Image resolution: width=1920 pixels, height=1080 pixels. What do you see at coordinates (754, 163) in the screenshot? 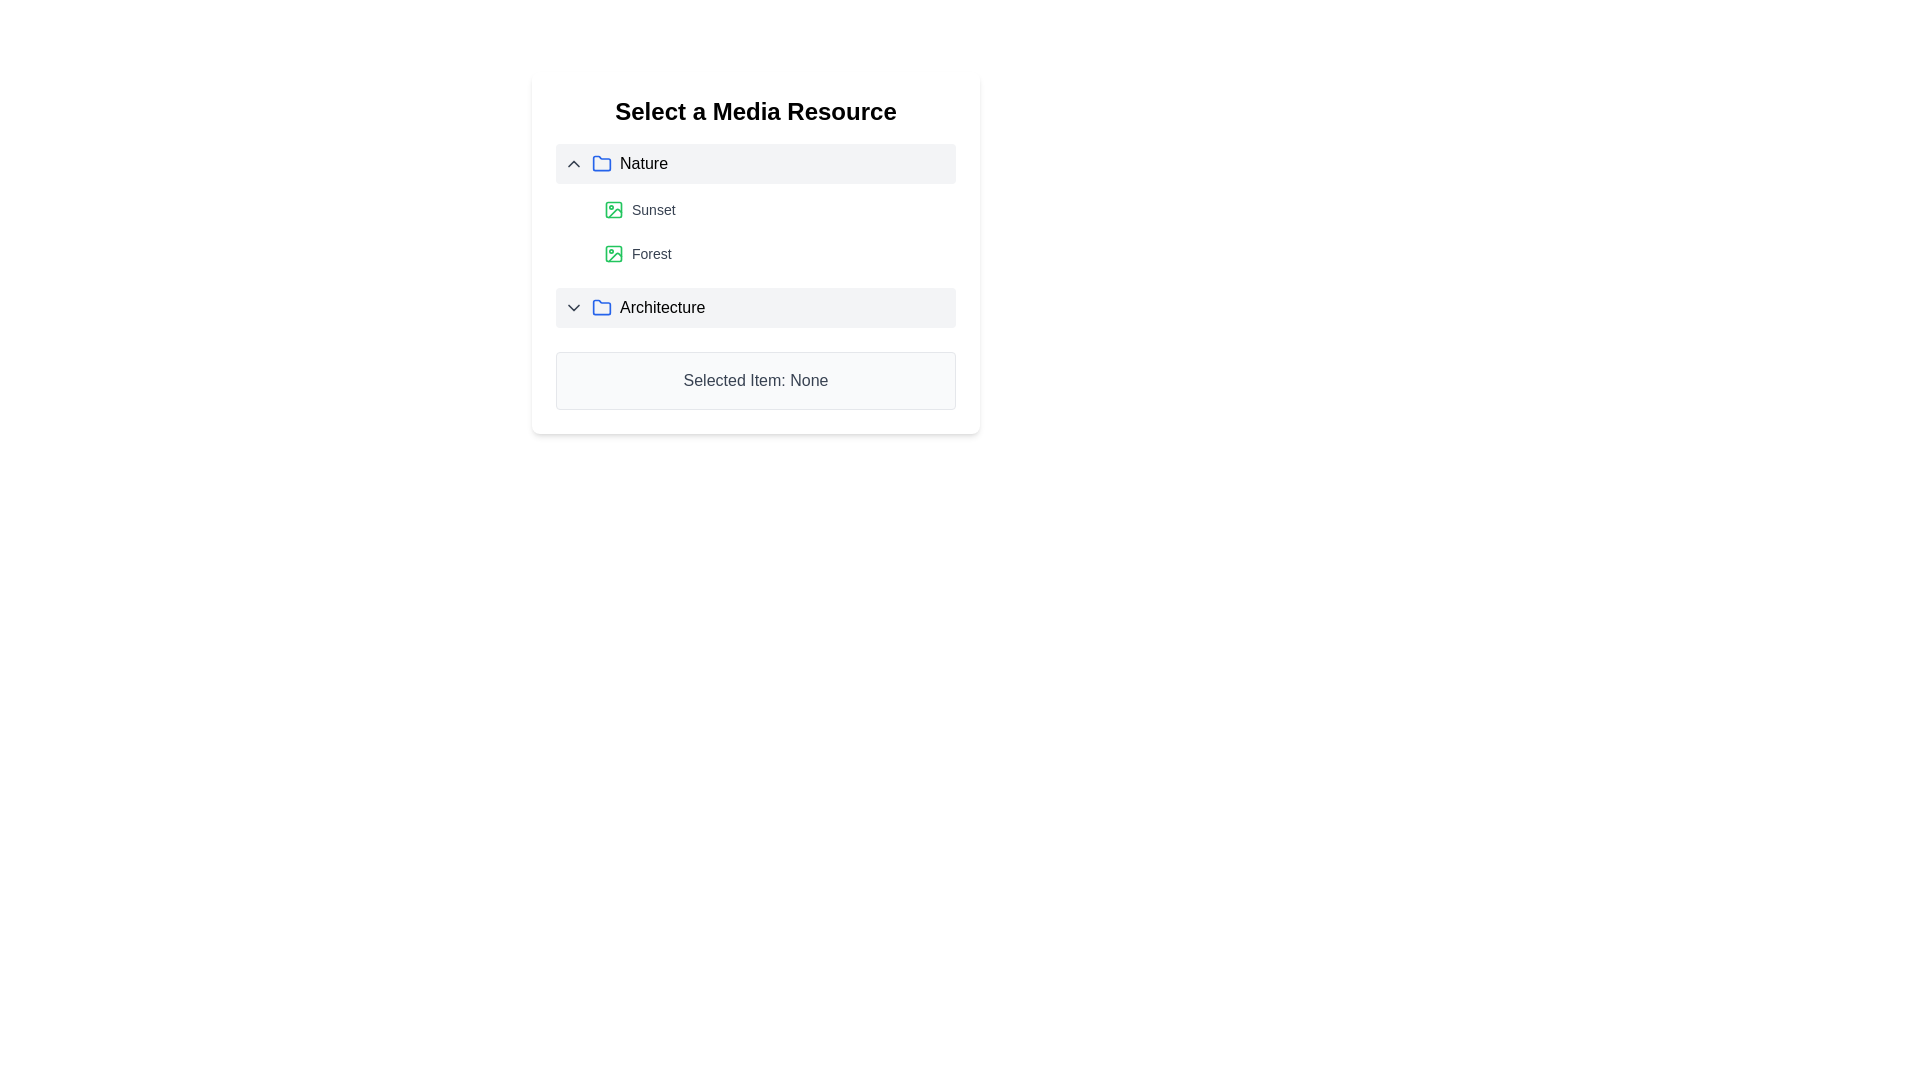
I see `the first collapsible list item in the selection menu` at bounding box center [754, 163].